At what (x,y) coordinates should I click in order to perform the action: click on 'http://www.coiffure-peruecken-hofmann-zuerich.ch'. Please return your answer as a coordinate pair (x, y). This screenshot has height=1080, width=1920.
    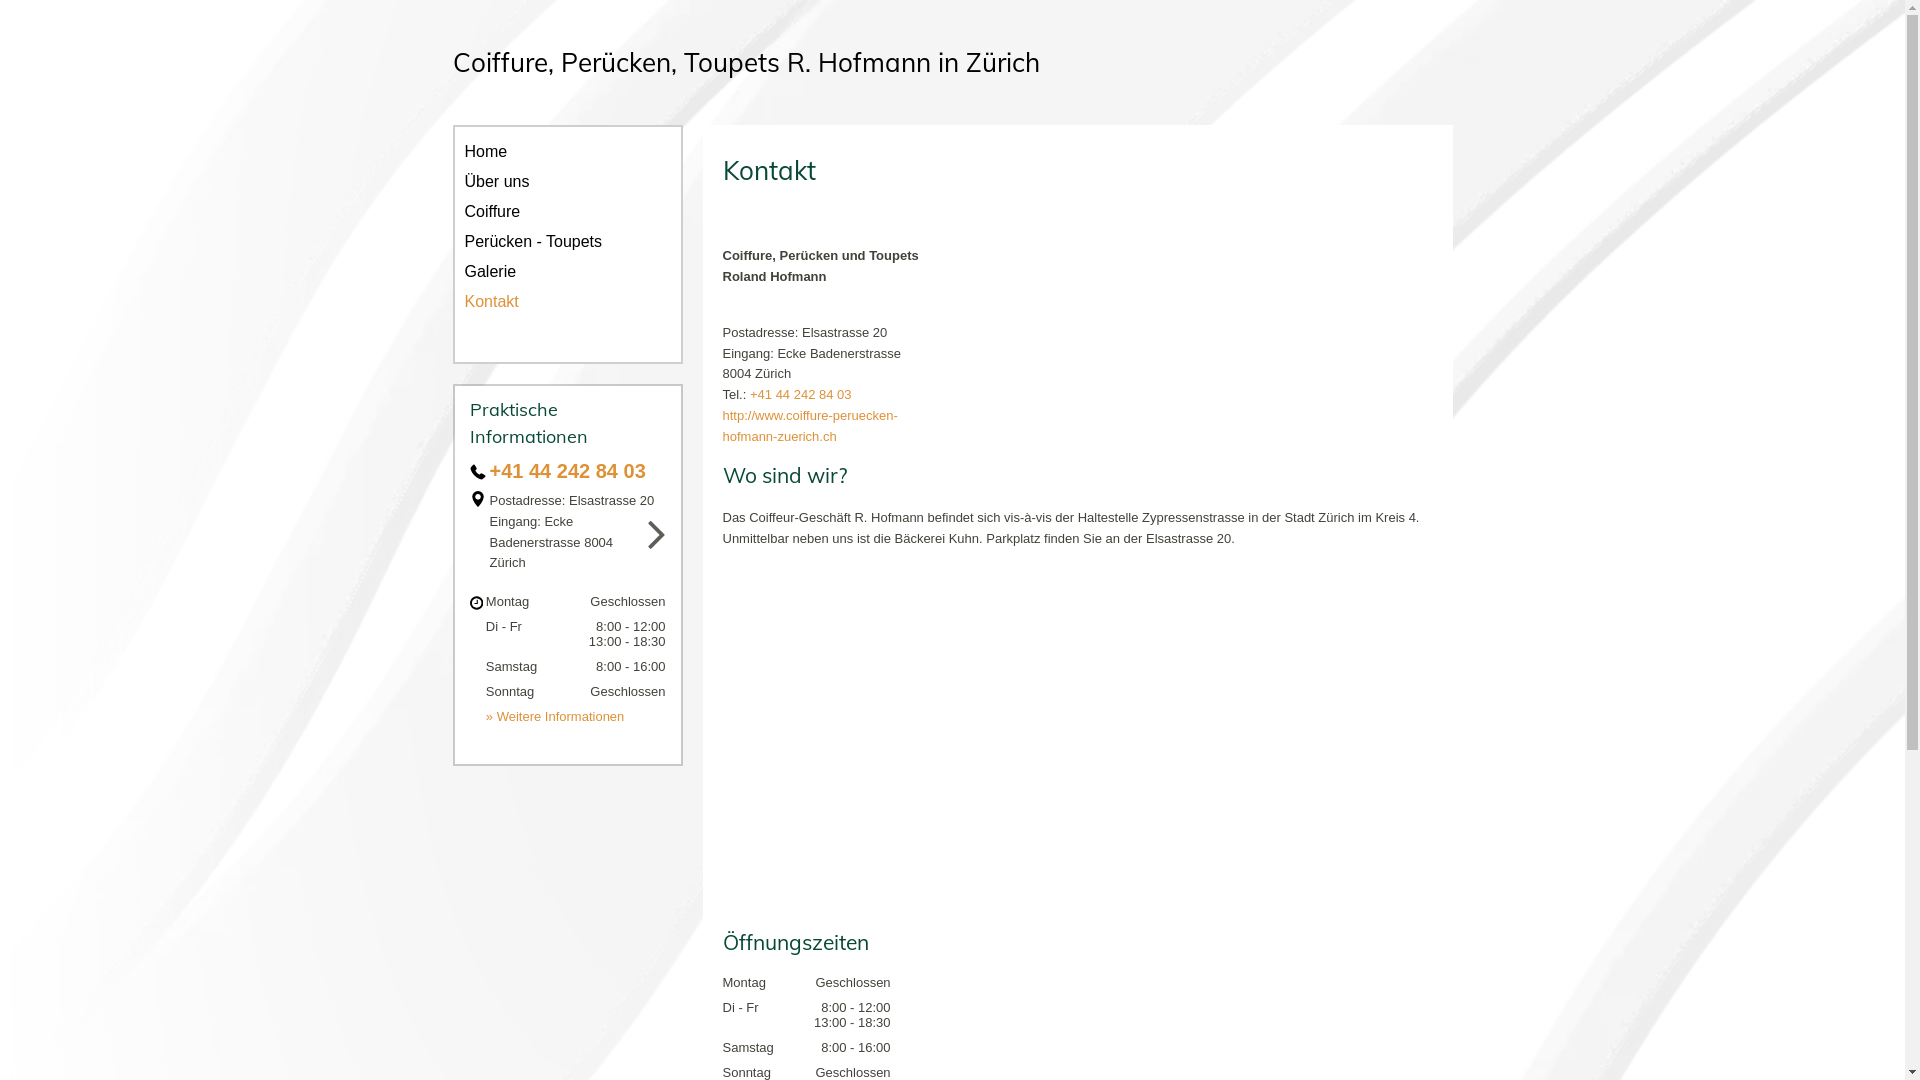
    Looking at the image, I should click on (809, 424).